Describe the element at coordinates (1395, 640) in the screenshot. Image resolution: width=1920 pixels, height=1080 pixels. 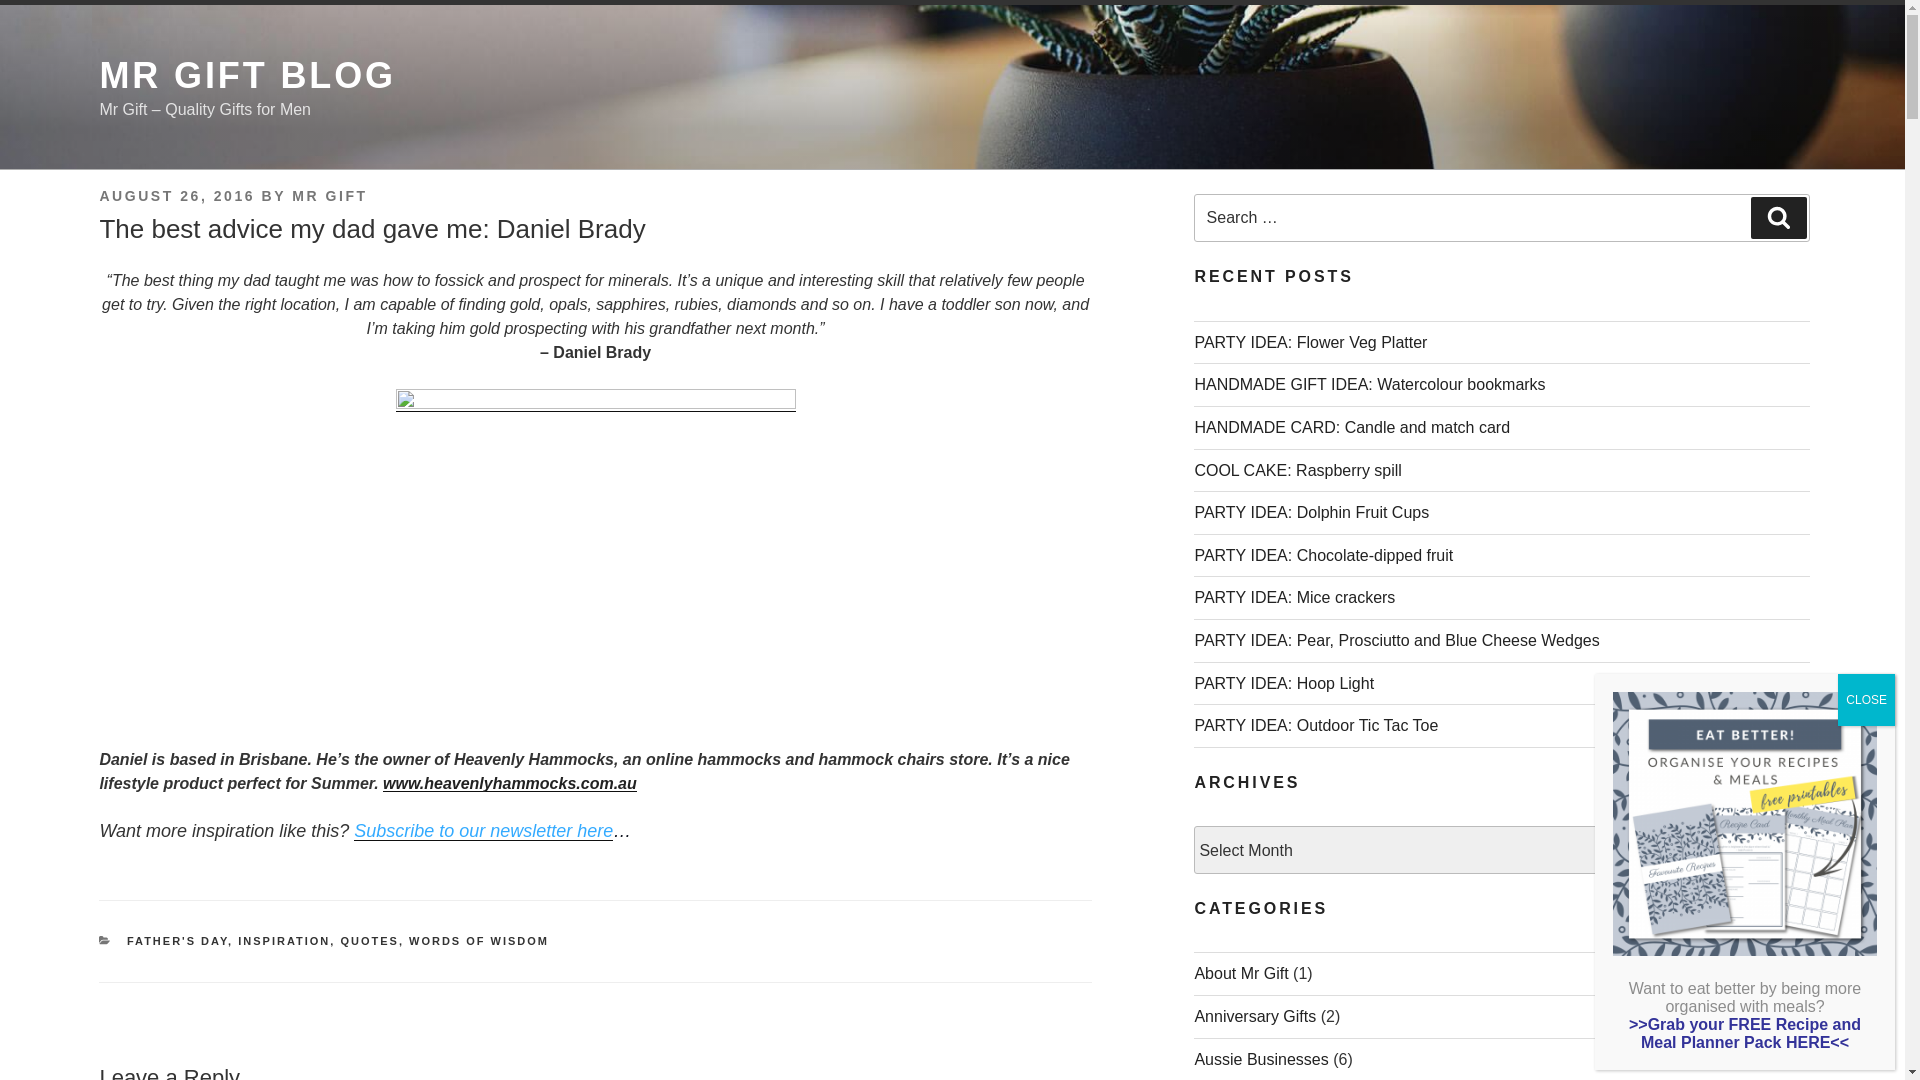
I see `'PARTY IDEA: Pear, Prosciutto and Blue Cheese Wedges'` at that location.